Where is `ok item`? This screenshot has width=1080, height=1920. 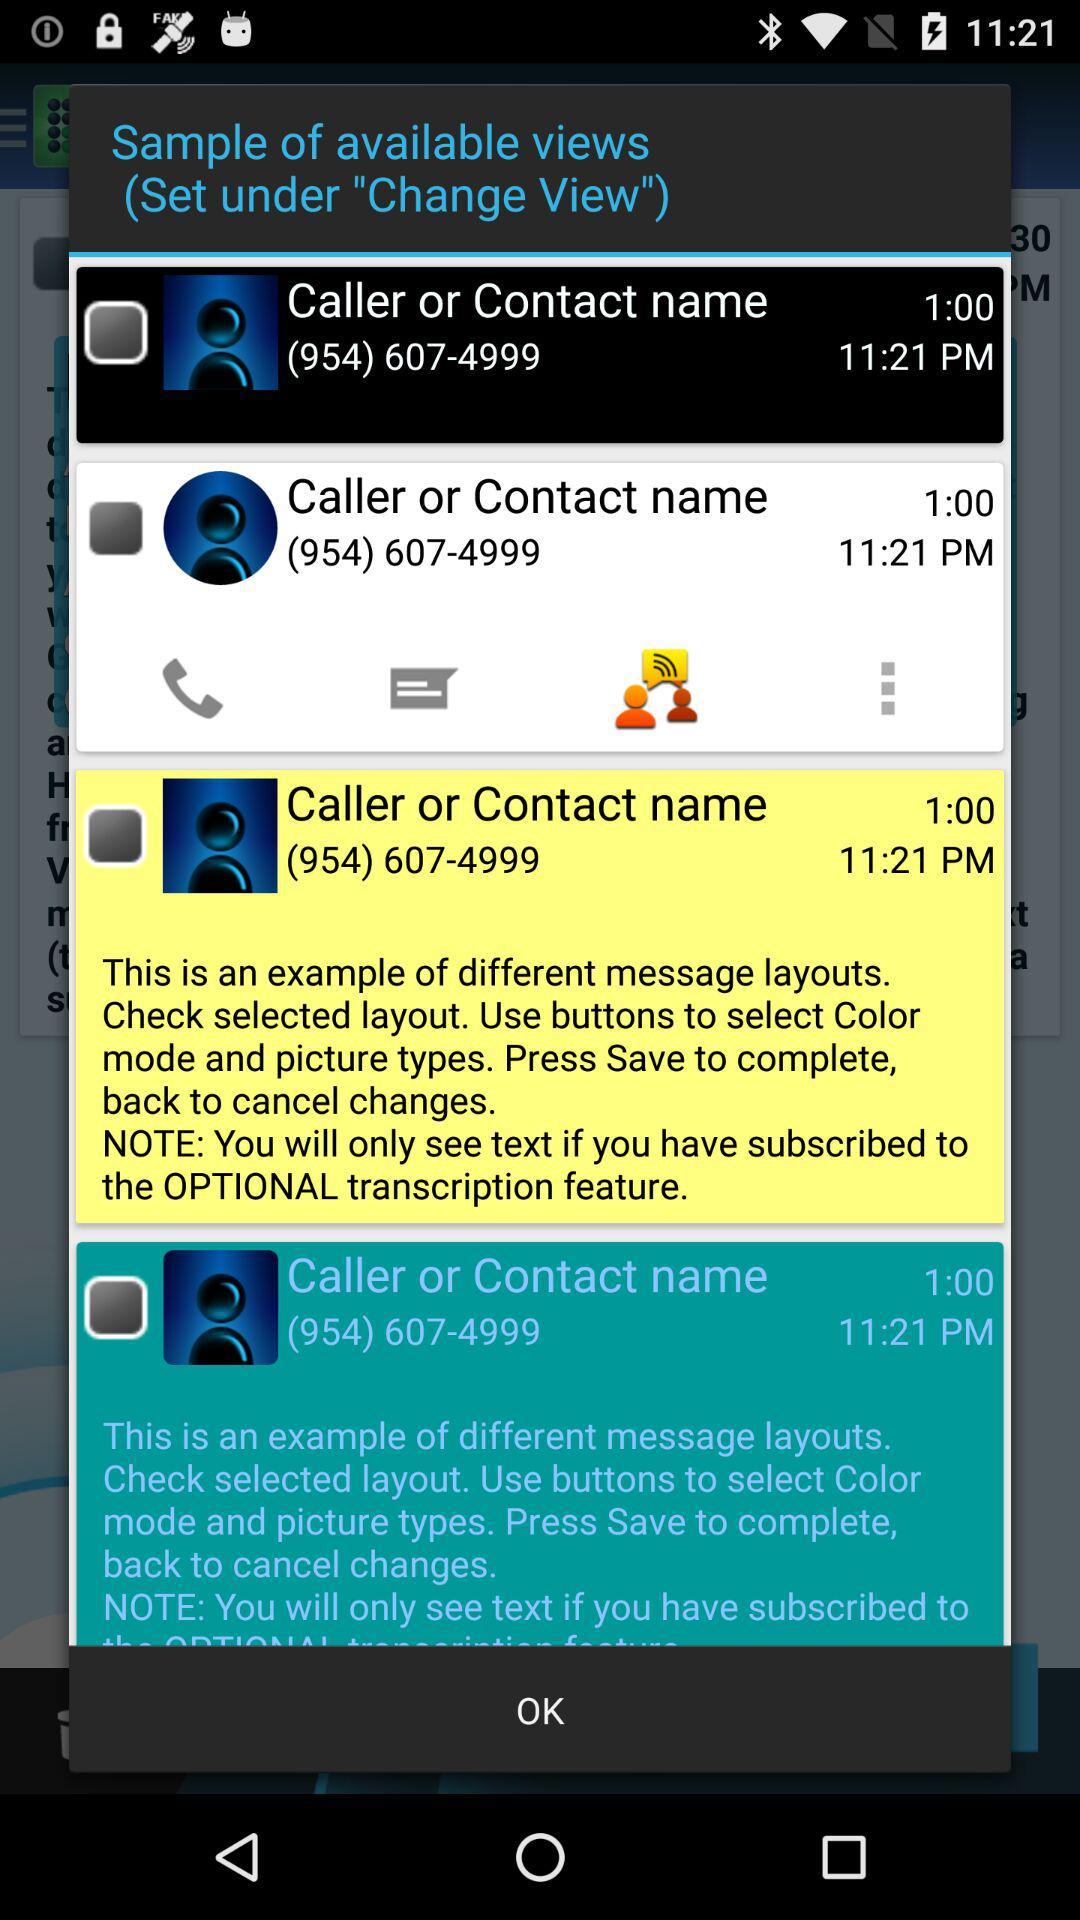 ok item is located at coordinates (540, 1708).